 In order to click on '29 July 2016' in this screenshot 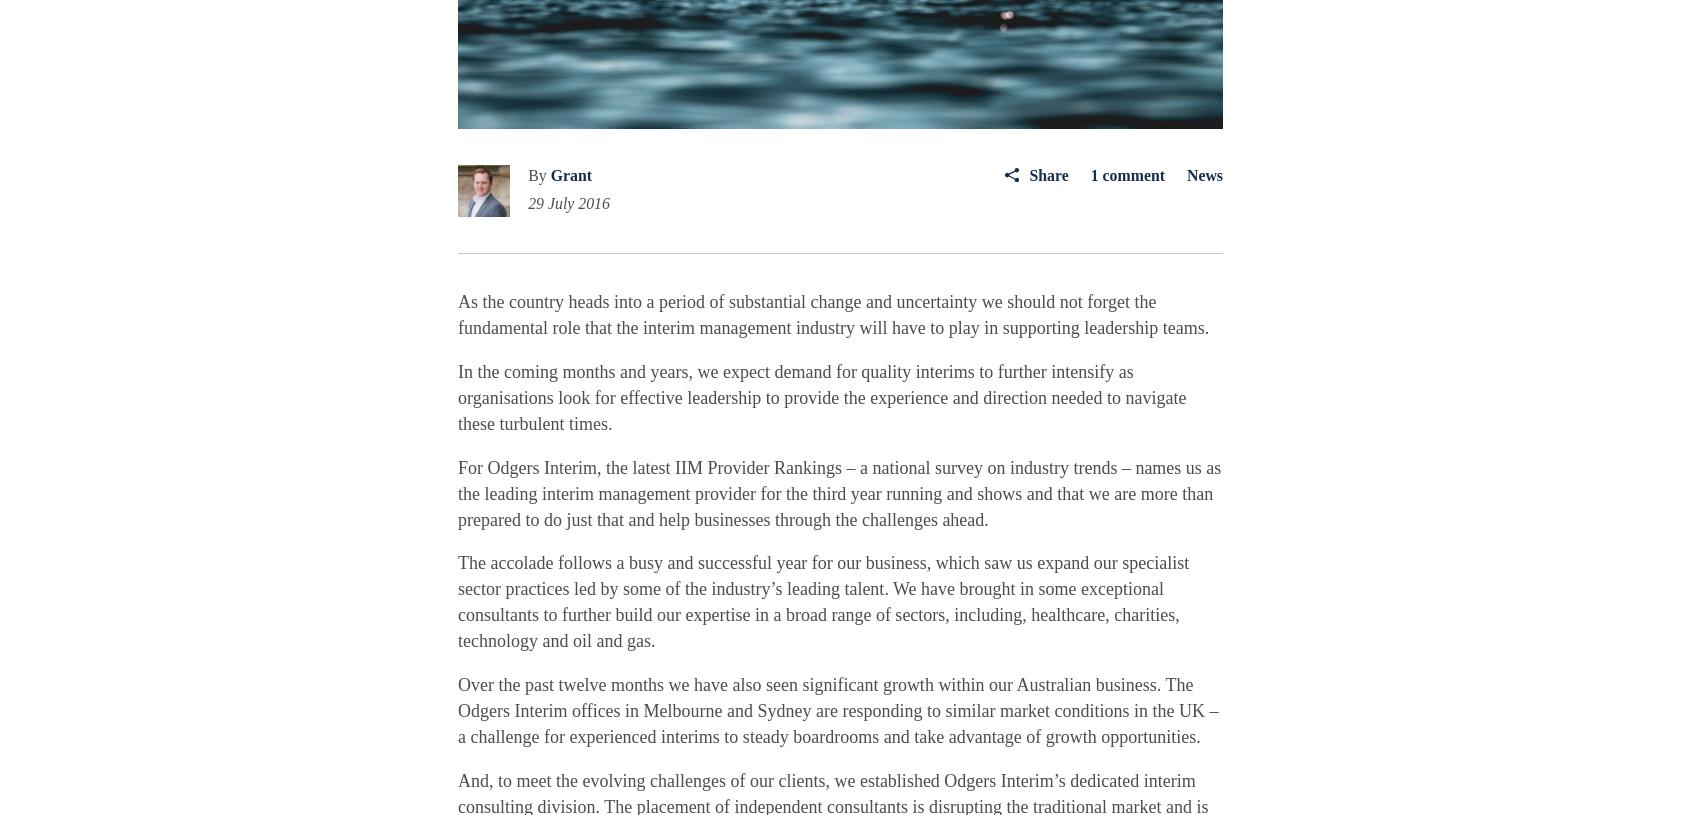, I will do `click(527, 203)`.